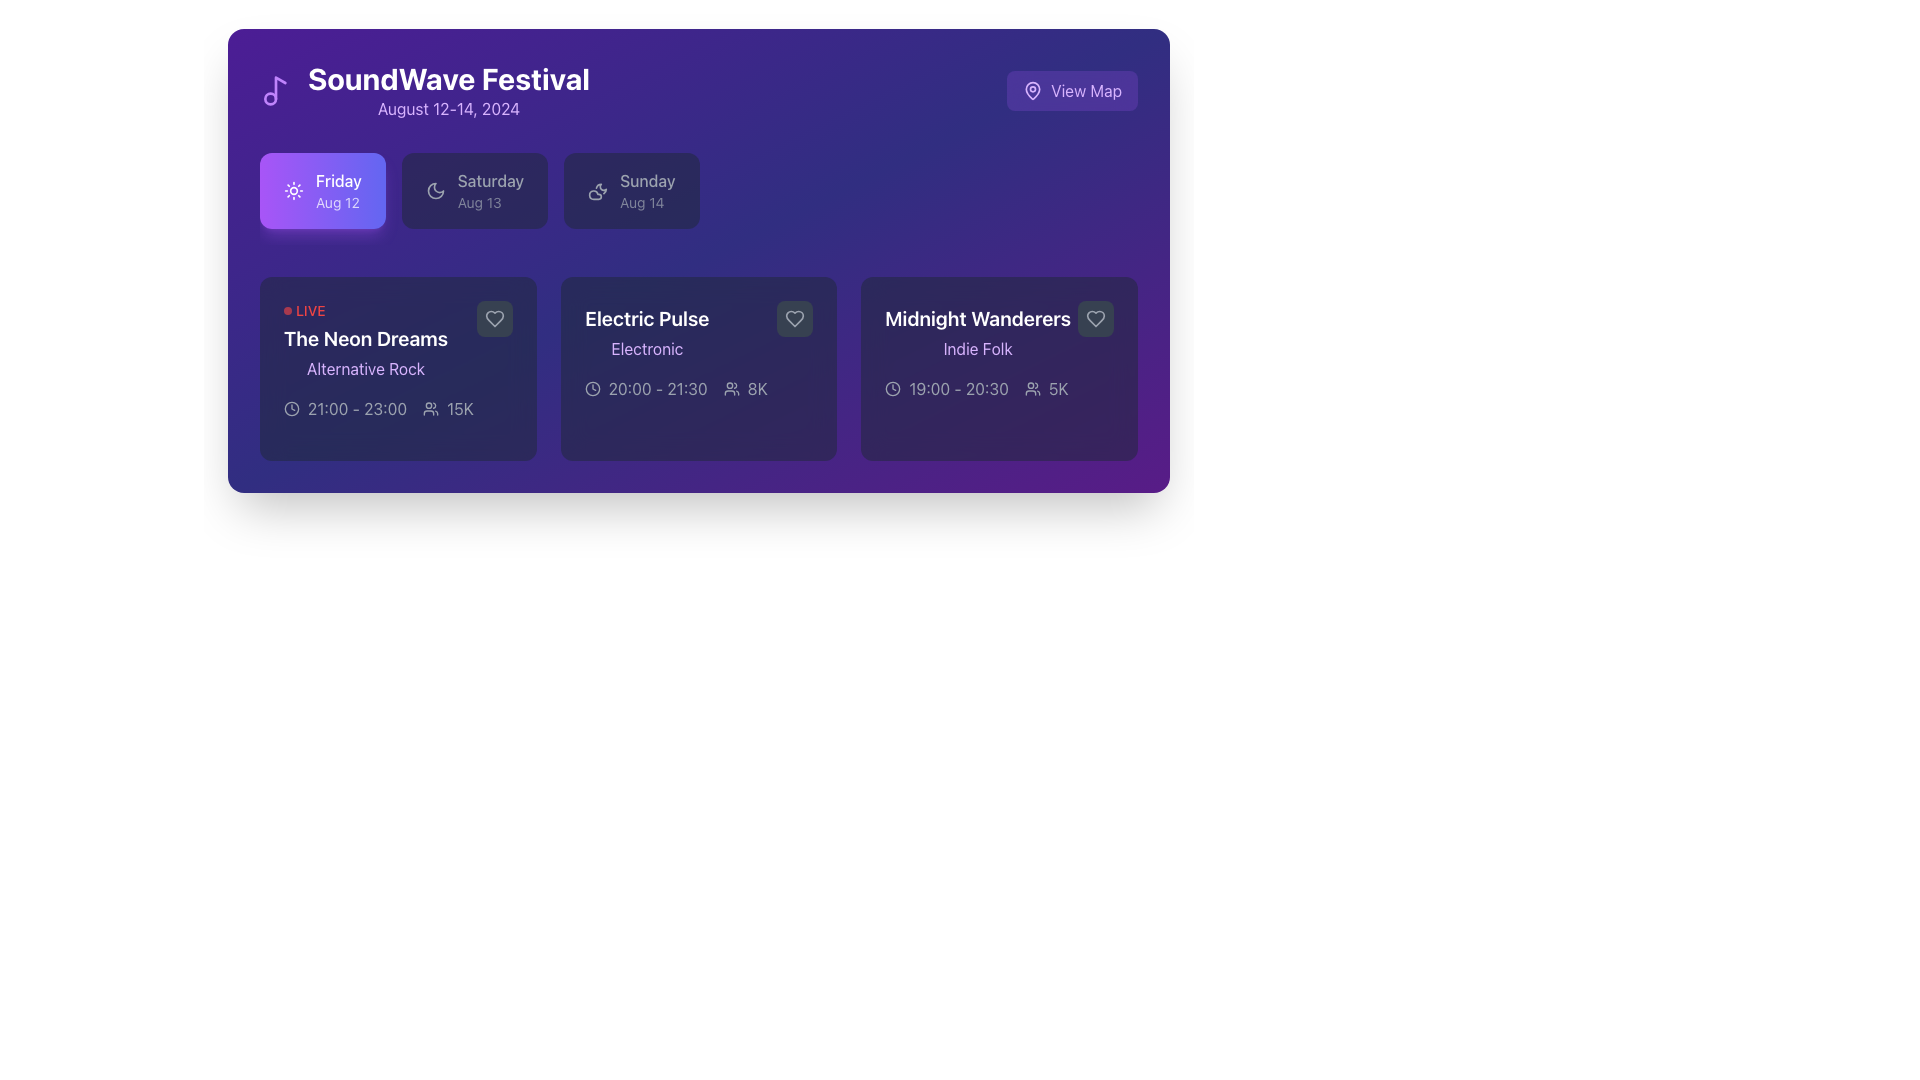 This screenshot has height=1080, width=1920. Describe the element at coordinates (448, 108) in the screenshot. I see `the interactive text label displaying the date range 'August 12-14, 2024', which is styled with purple color and located below the title 'SoundWave Festival'` at that location.